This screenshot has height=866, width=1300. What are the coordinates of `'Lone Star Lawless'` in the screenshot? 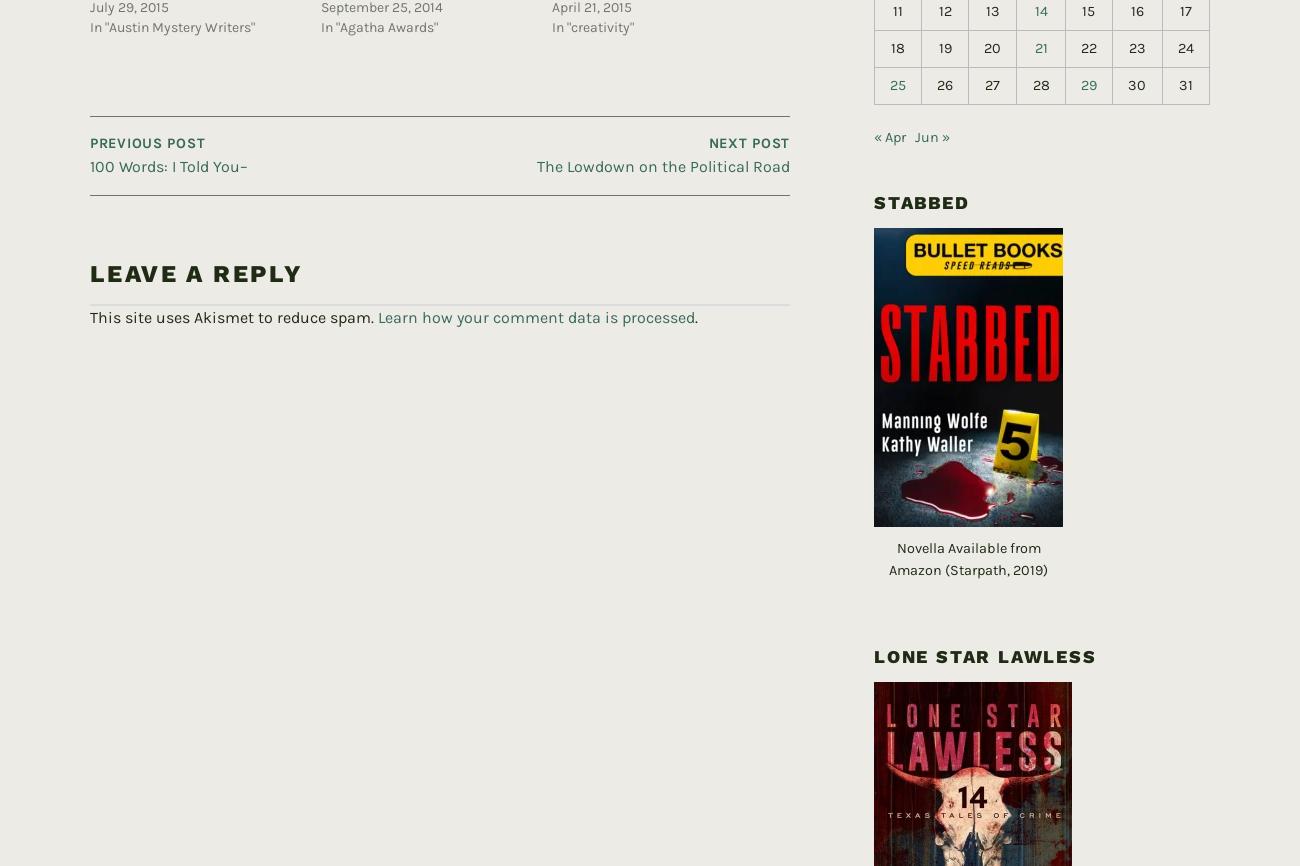 It's located at (984, 624).